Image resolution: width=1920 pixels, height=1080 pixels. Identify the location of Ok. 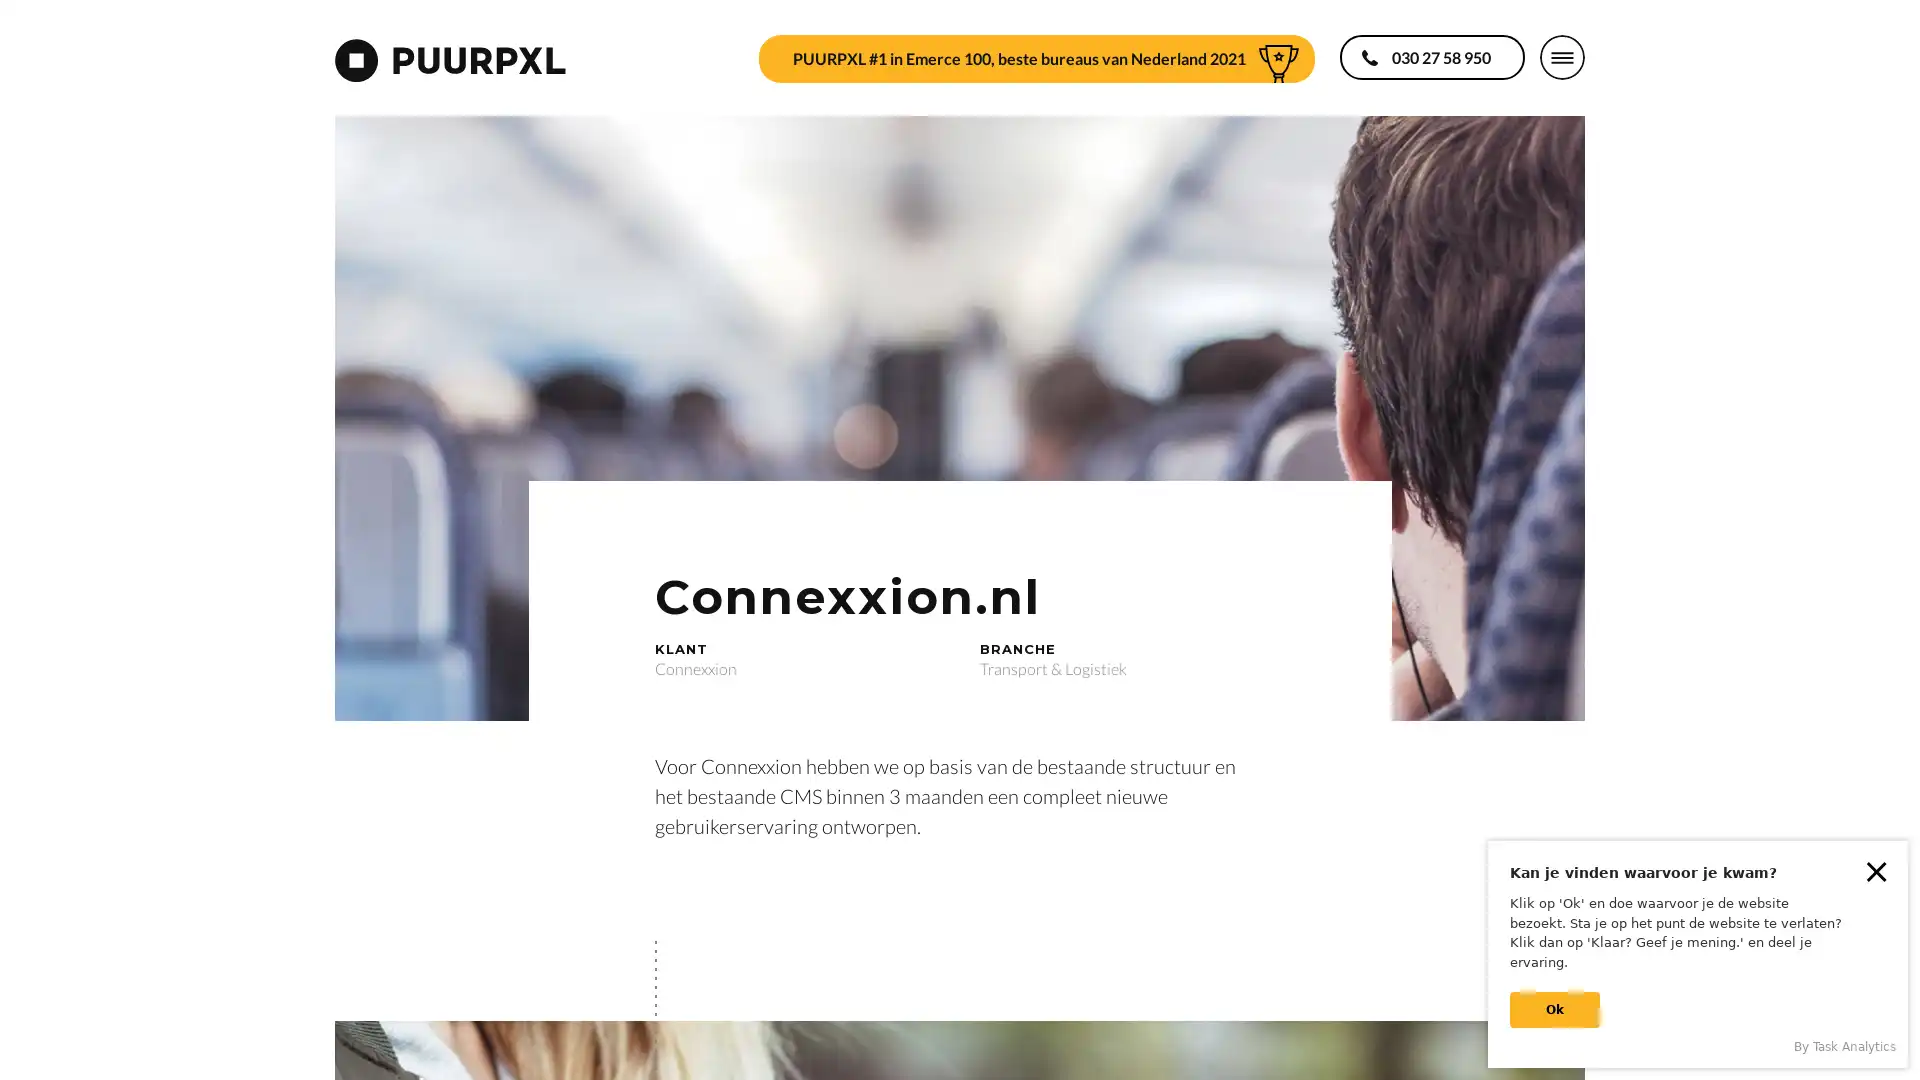
(1554, 1010).